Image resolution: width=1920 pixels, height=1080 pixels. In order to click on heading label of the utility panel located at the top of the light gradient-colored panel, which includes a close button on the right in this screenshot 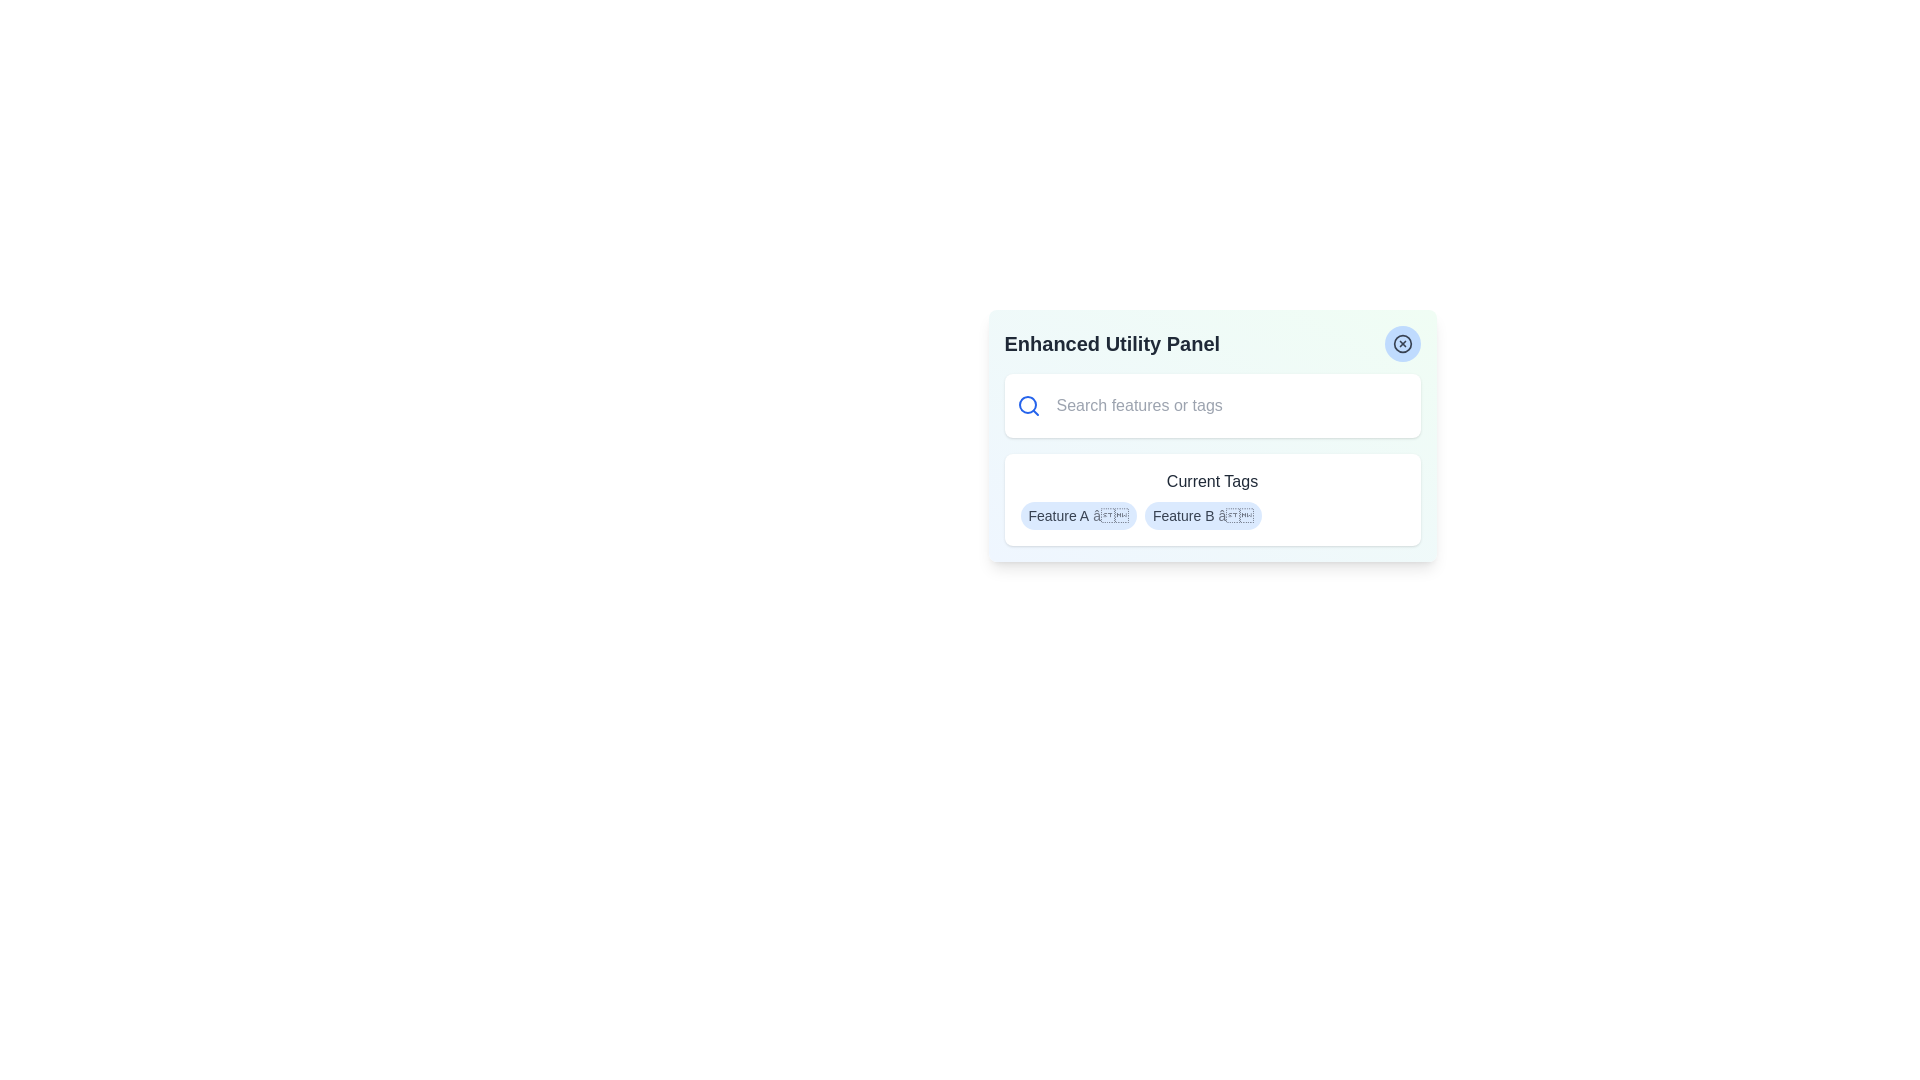, I will do `click(1211, 342)`.